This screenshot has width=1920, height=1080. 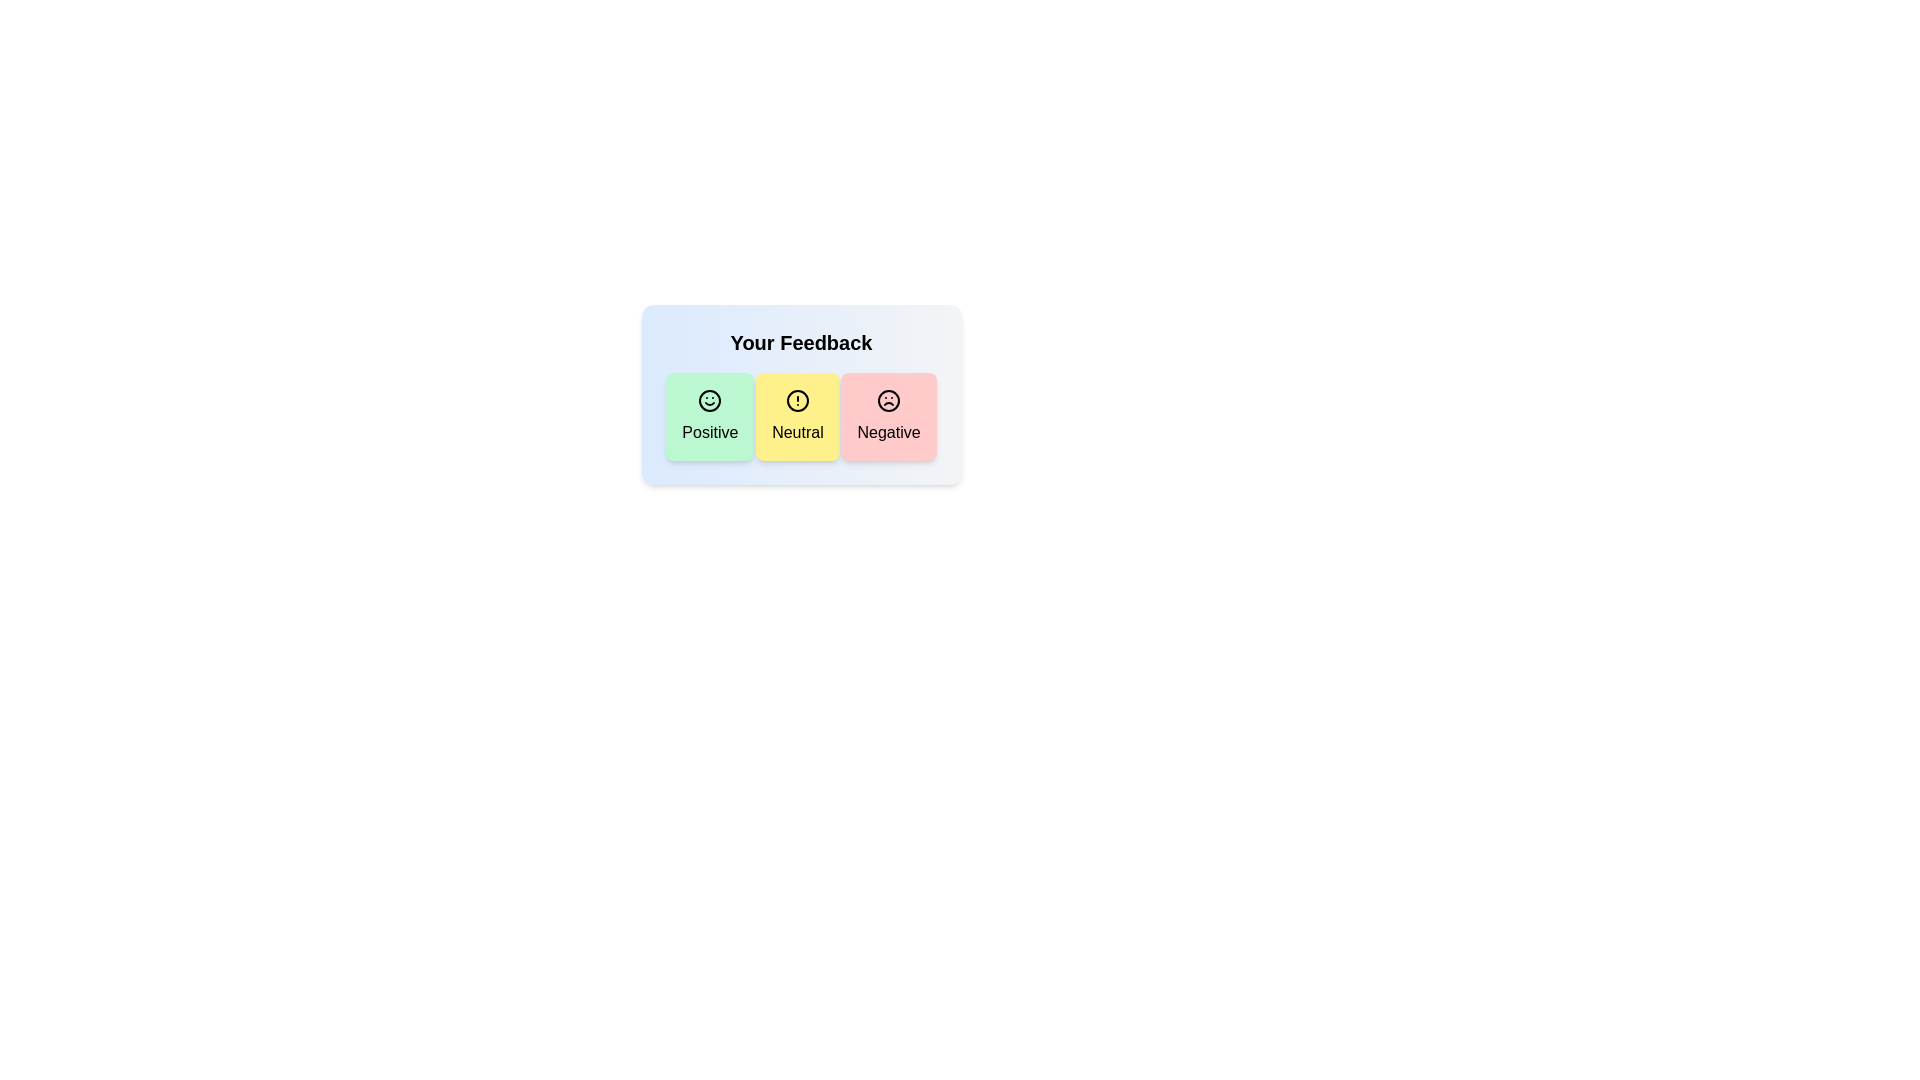 What do you see at coordinates (710, 431) in the screenshot?
I see `the Text label displaying 'Positive', which is styled in bold black font against a green background, located to the left of the 'Neutral' and 'Negative' buttons` at bounding box center [710, 431].